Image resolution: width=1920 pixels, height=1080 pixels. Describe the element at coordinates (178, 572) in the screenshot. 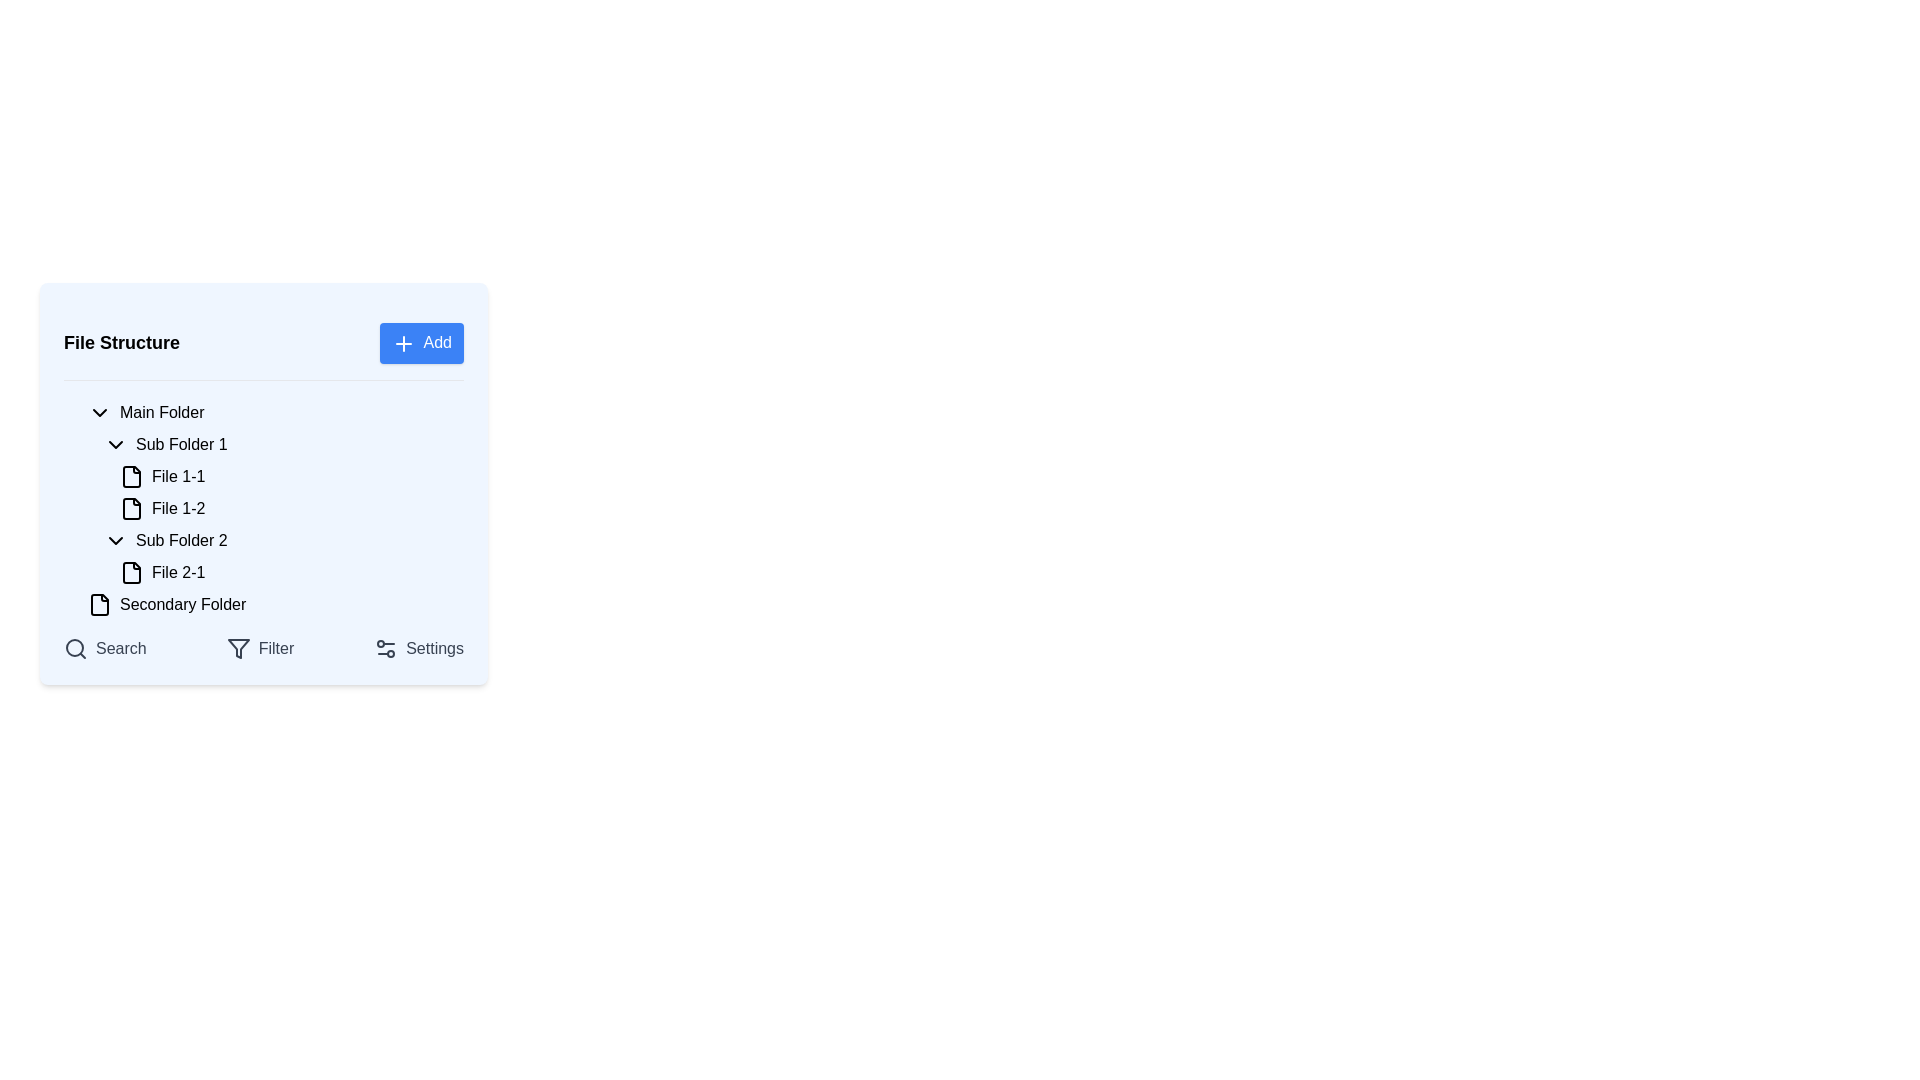

I see `the text label 'File 2-1' located within the collapsible hierarchical file structure interface` at that location.